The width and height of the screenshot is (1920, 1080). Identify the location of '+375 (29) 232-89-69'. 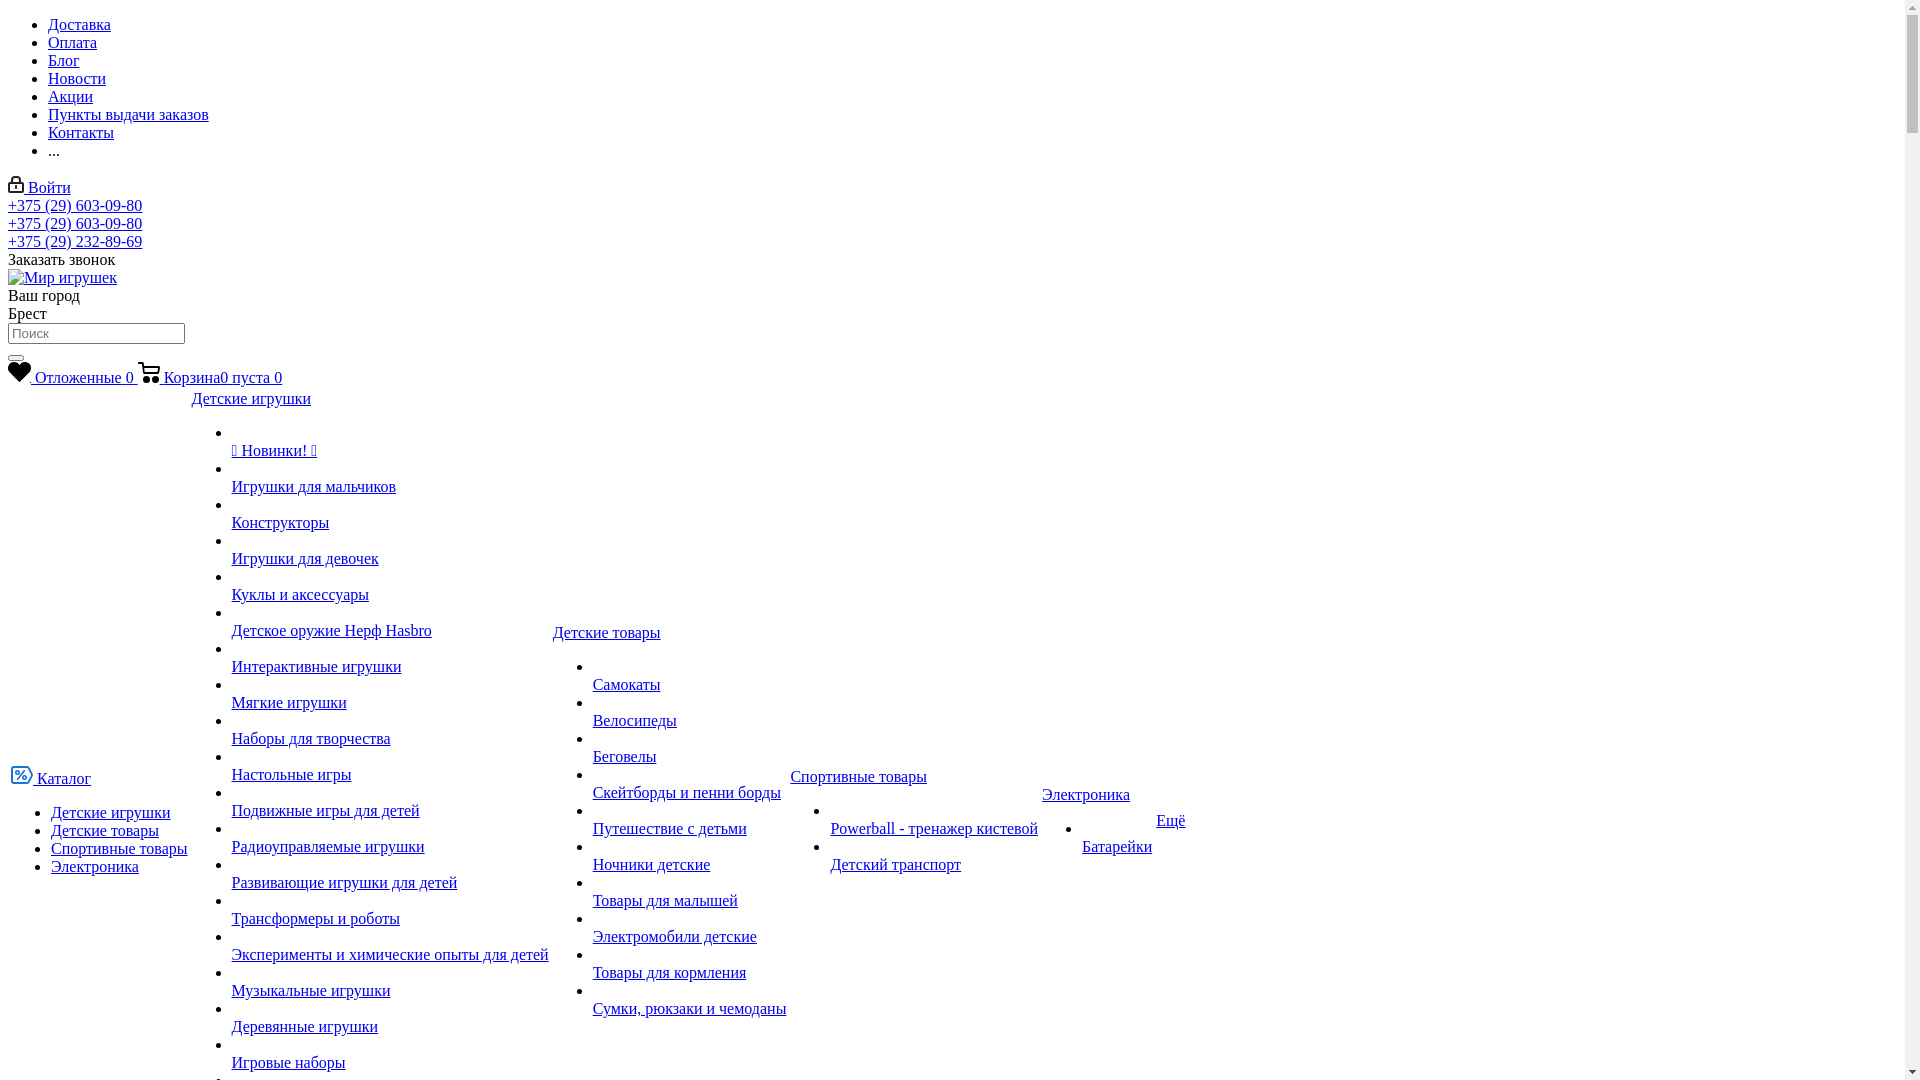
(75, 240).